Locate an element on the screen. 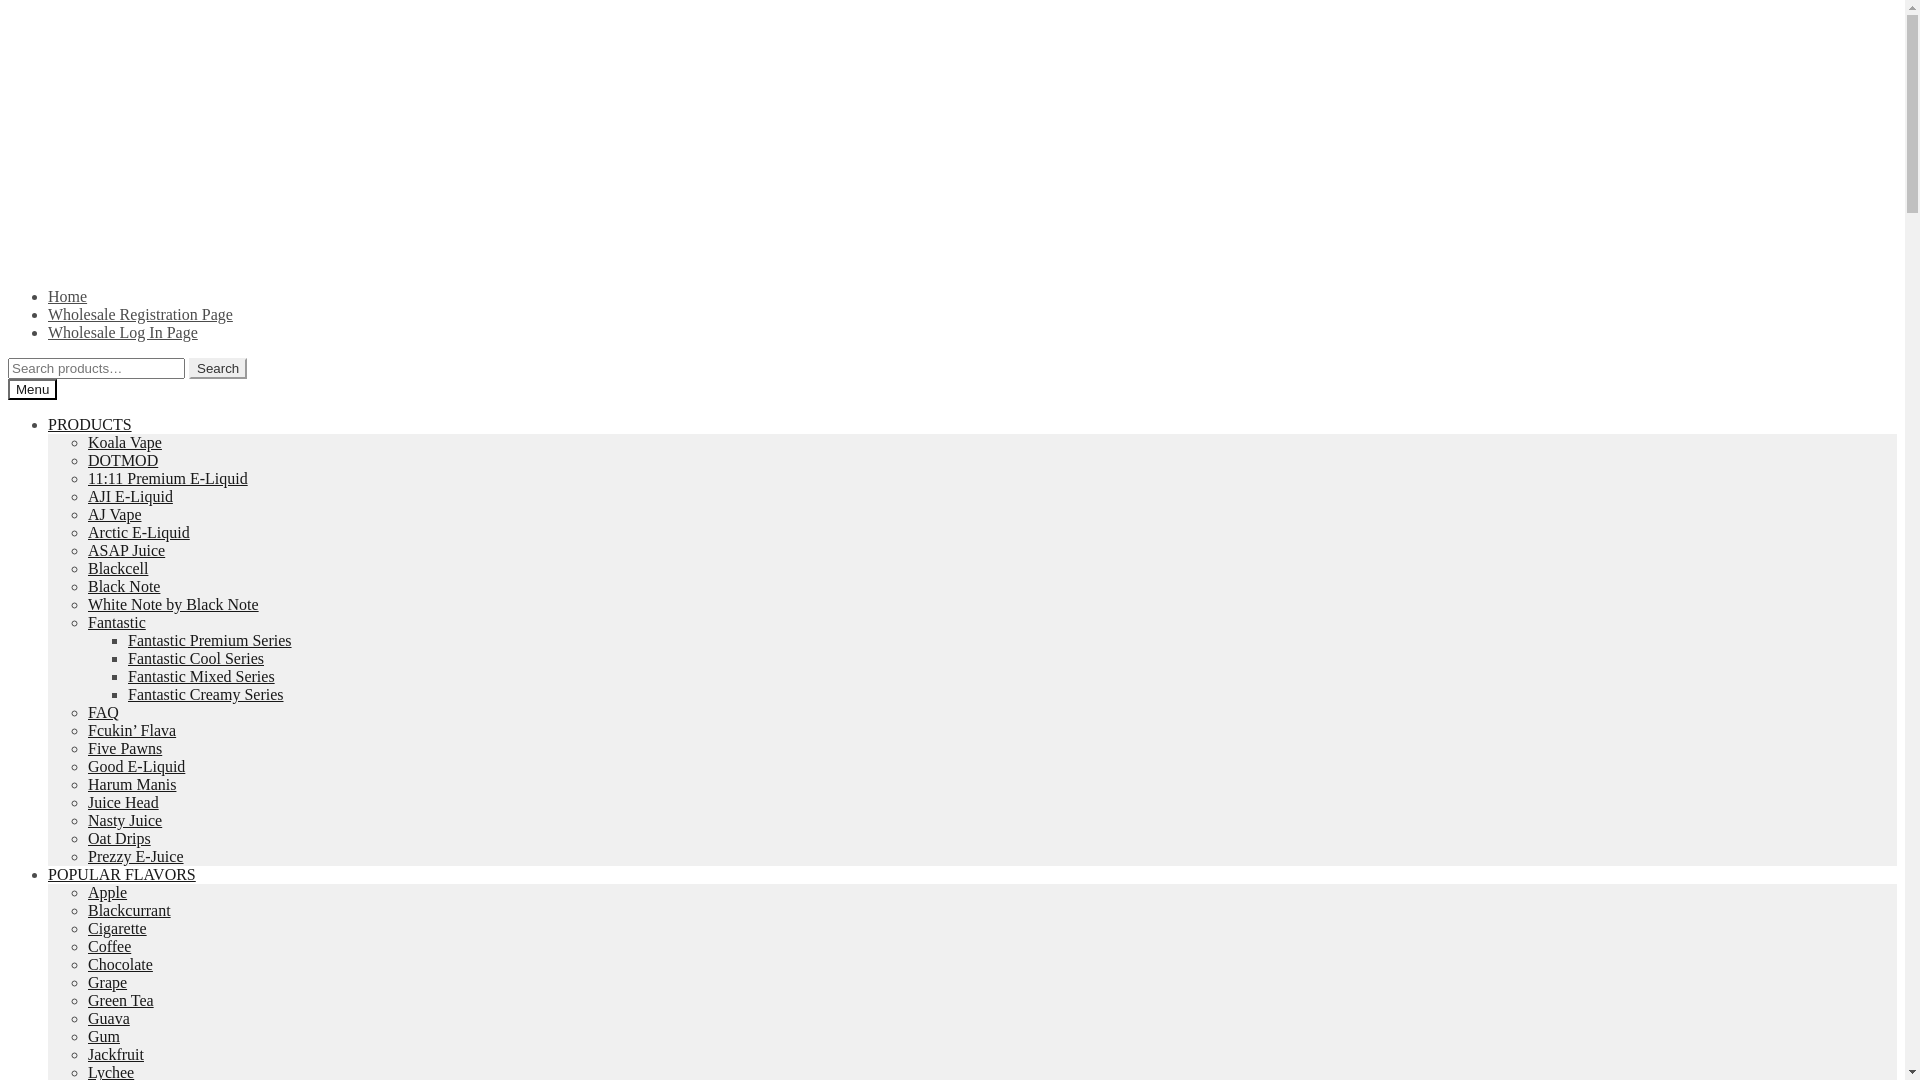  'ASAP Juice' is located at coordinates (125, 550).